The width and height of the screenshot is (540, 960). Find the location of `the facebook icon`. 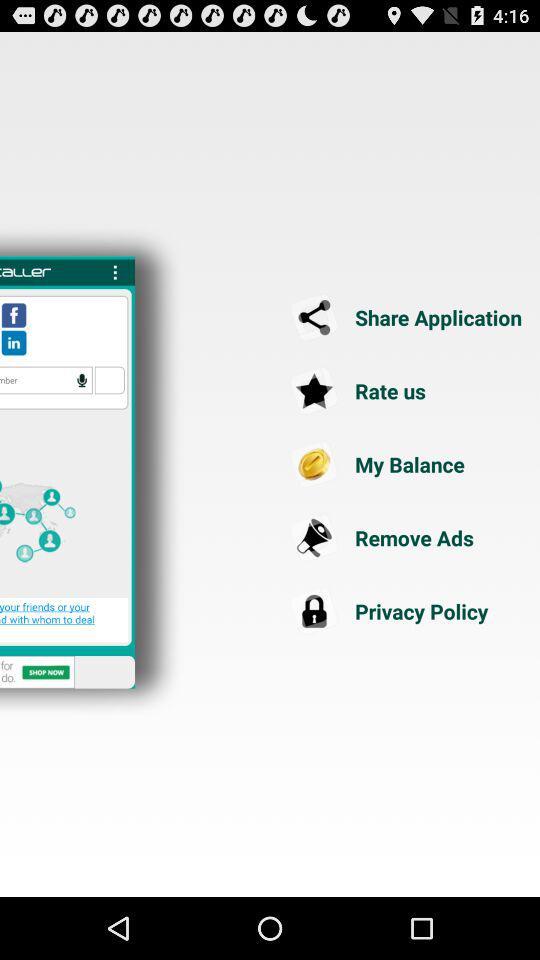

the facebook icon is located at coordinates (13, 337).